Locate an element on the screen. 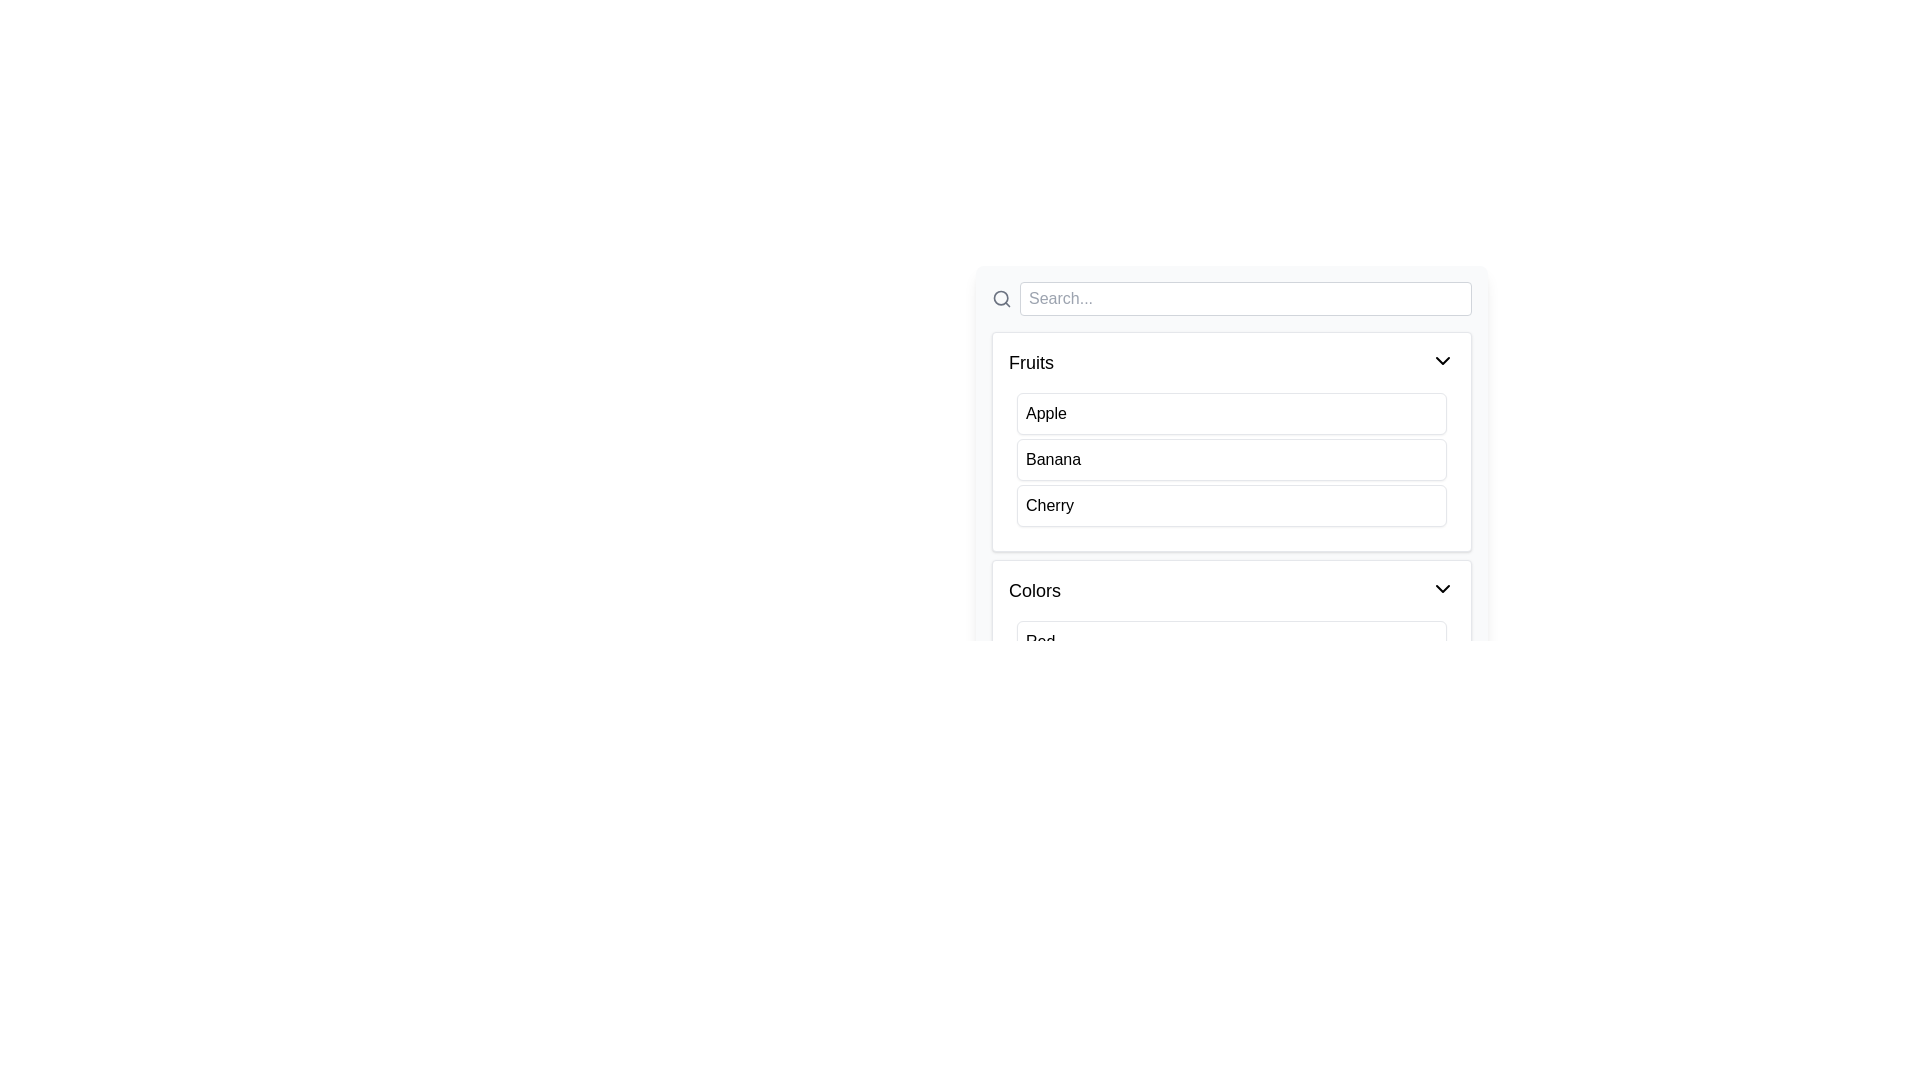  the chevron icon located to the right of the 'Colors' label is located at coordinates (1443, 588).